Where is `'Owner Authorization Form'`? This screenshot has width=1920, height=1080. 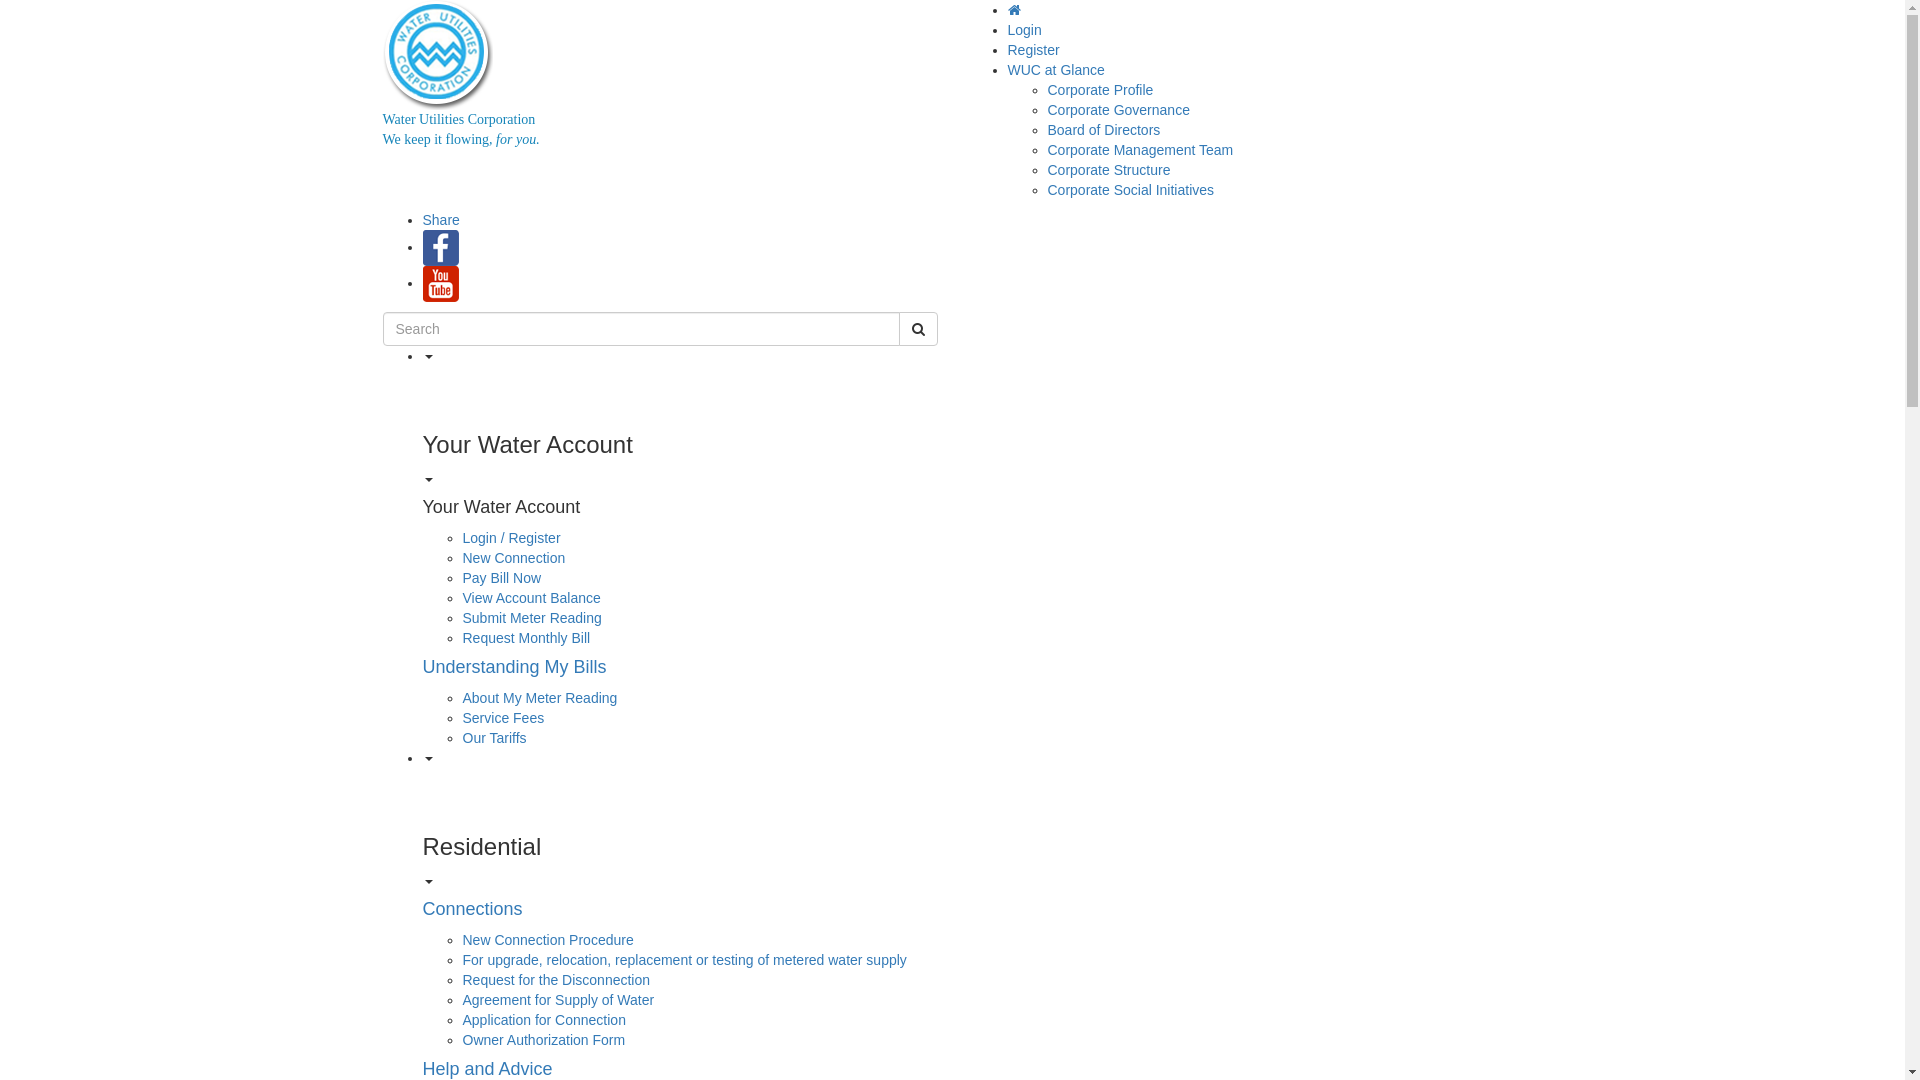
'Owner Authorization Form' is located at coordinates (460, 1039).